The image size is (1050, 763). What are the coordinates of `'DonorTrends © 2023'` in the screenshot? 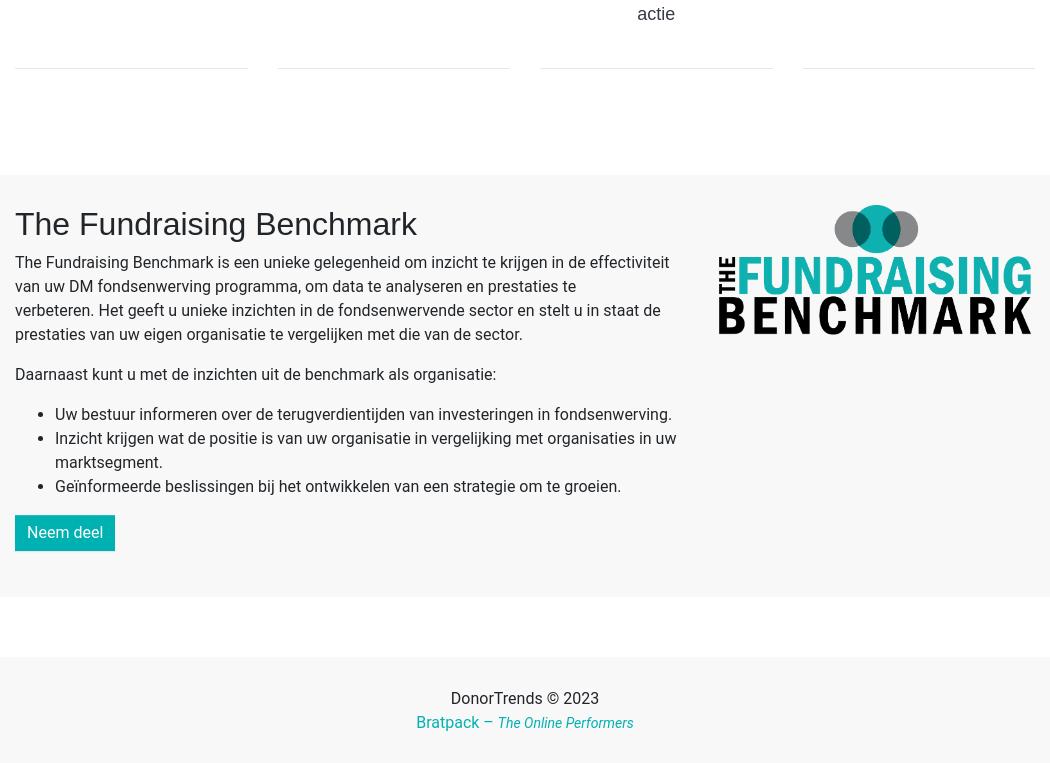 It's located at (523, 697).